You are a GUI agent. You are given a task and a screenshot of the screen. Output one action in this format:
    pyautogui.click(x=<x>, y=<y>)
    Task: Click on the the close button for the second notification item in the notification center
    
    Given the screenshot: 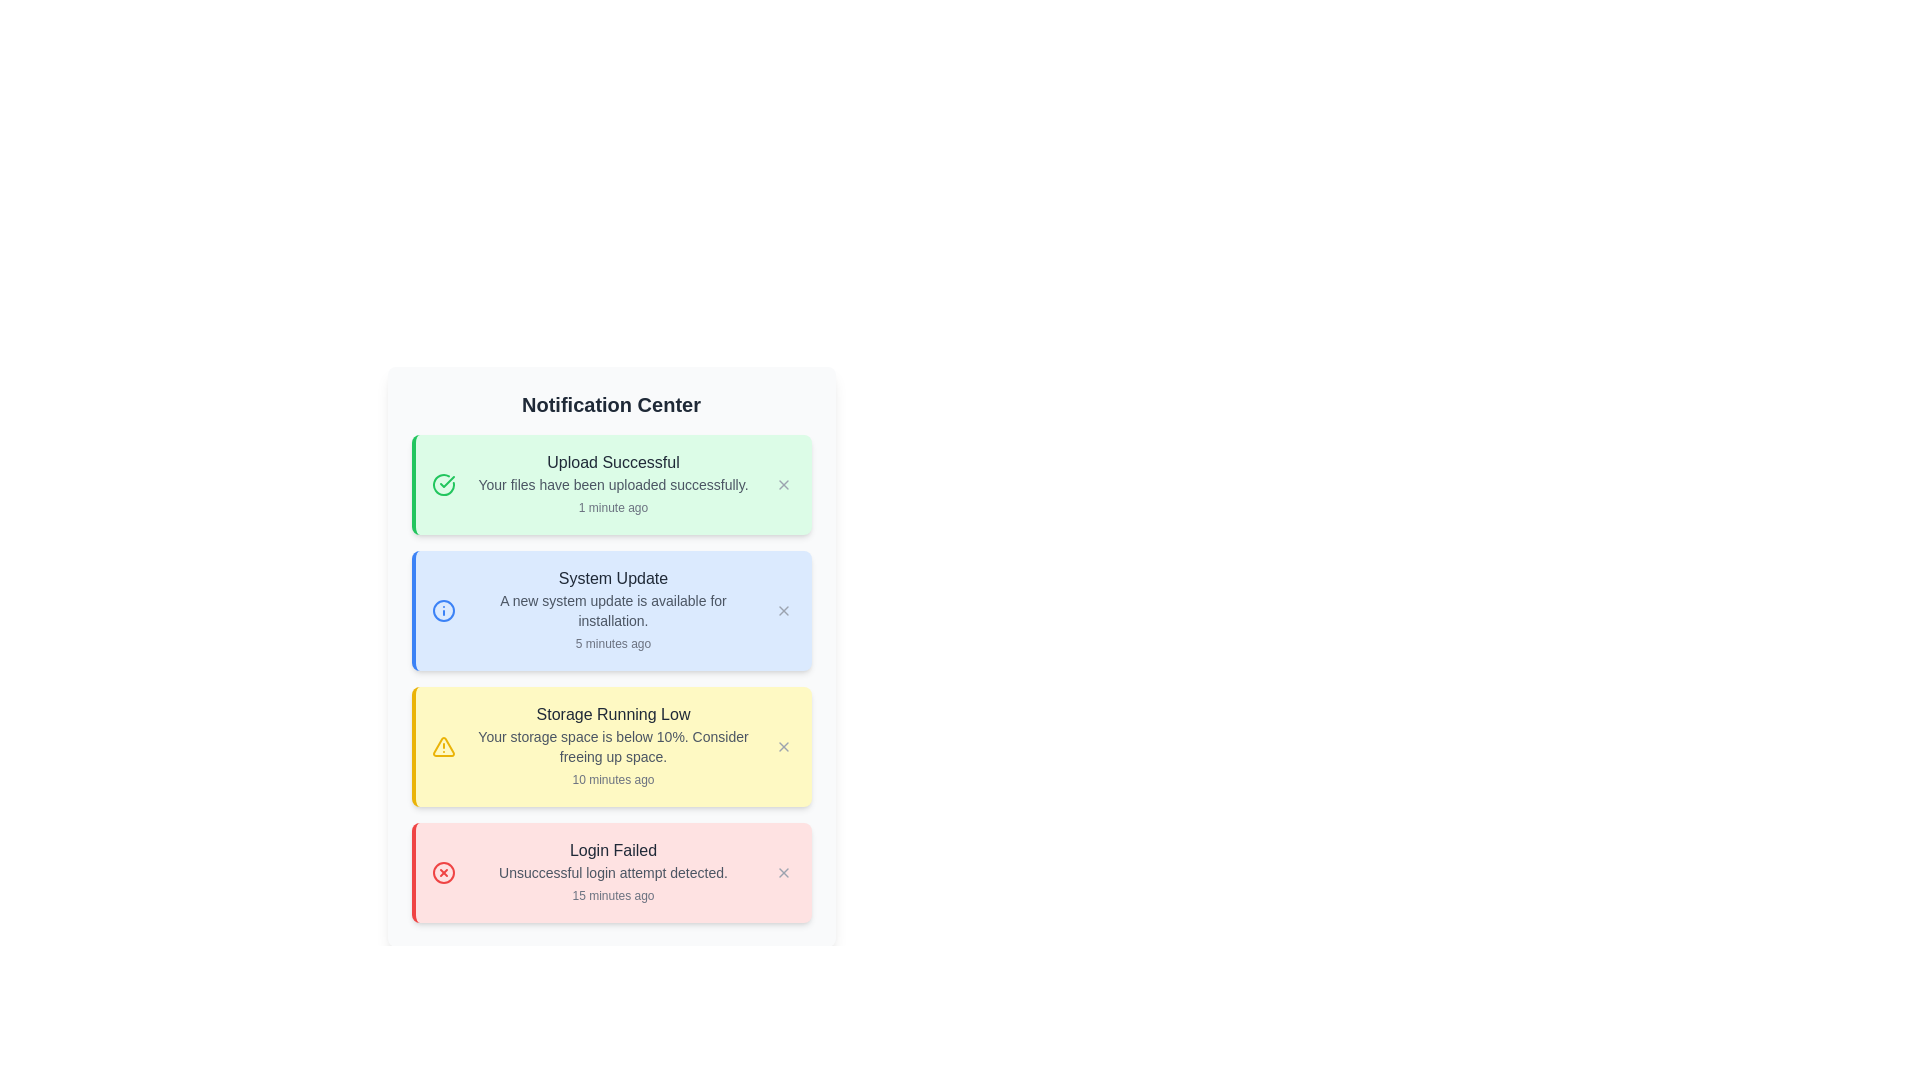 What is the action you would take?
    pyautogui.click(x=782, y=609)
    